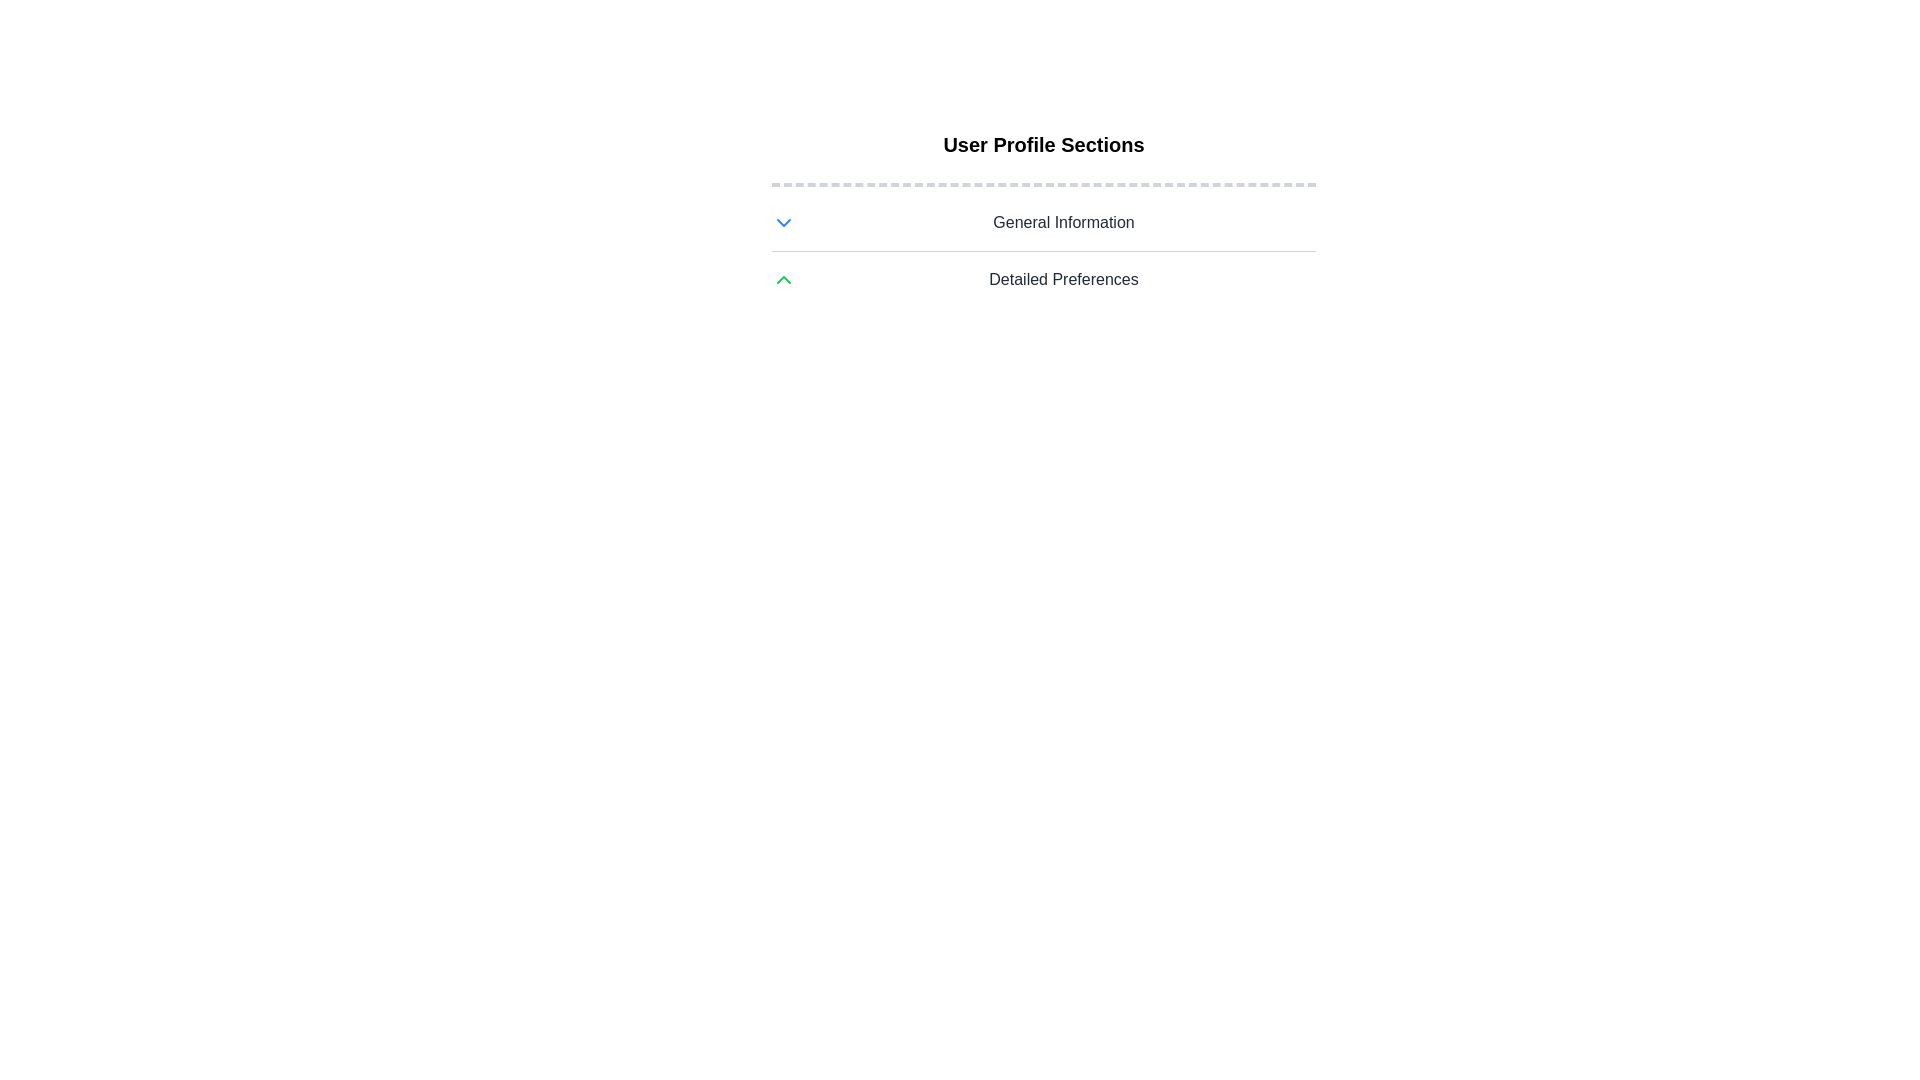 The height and width of the screenshot is (1080, 1920). Describe the element at coordinates (782, 223) in the screenshot. I see `the blue chevron-down icon` at that location.